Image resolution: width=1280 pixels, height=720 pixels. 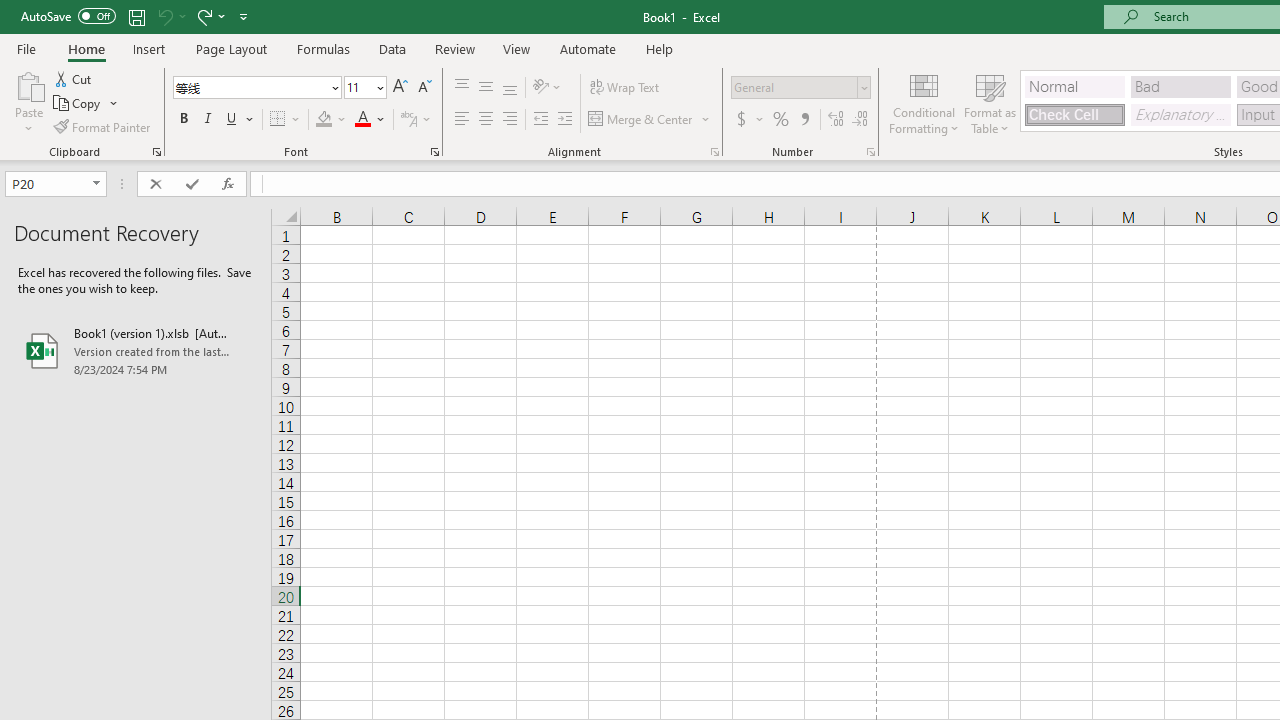 I want to click on 'File Tab', so click(x=26, y=47).